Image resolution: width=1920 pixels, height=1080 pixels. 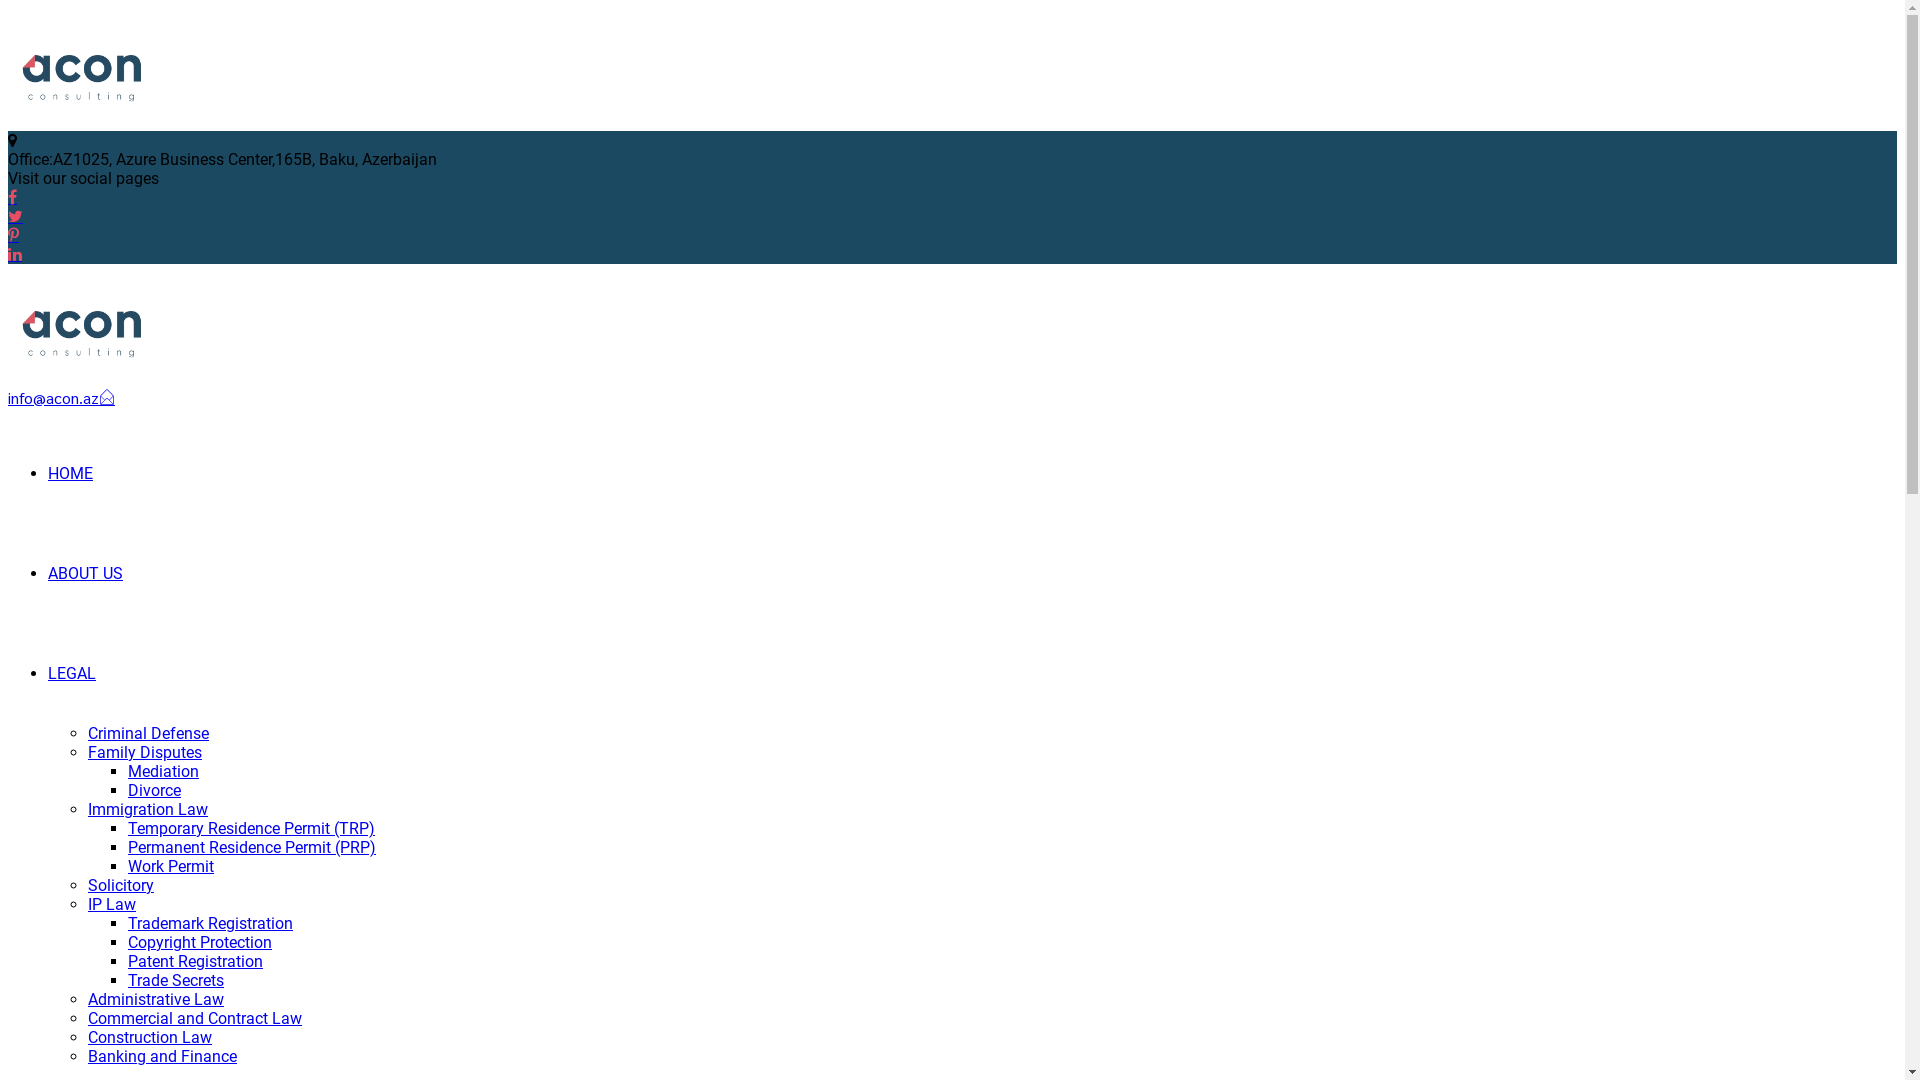 What do you see at coordinates (127, 960) in the screenshot?
I see `'Patent Registration'` at bounding box center [127, 960].